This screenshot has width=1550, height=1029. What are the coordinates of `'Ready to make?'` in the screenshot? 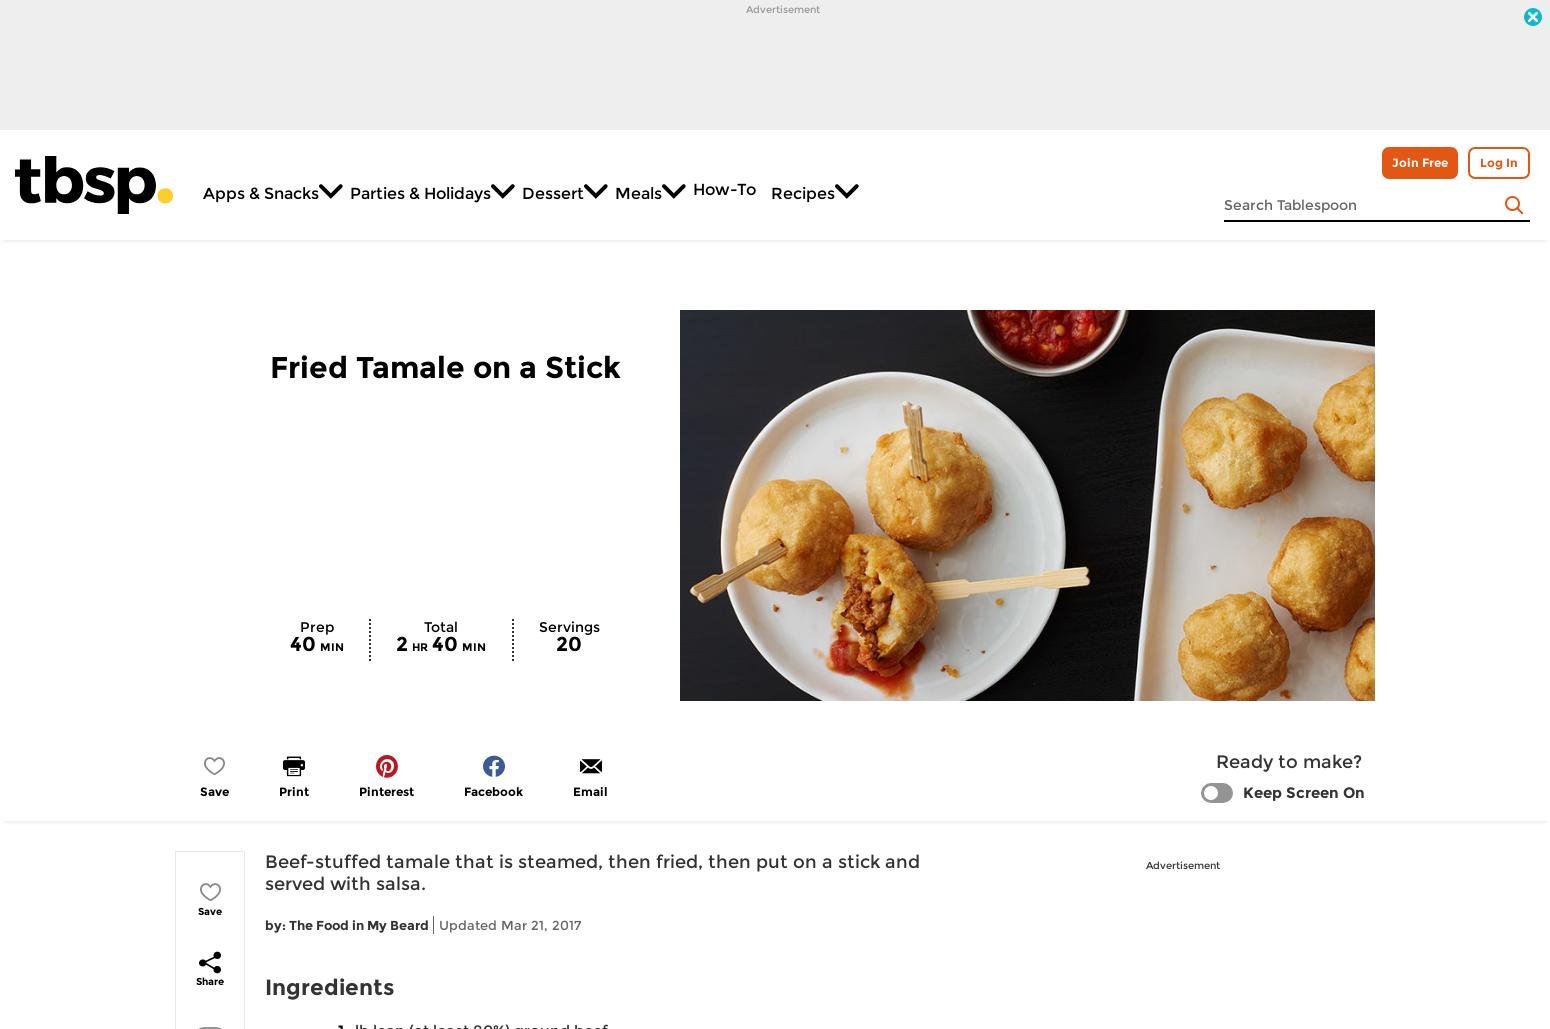 It's located at (1215, 761).